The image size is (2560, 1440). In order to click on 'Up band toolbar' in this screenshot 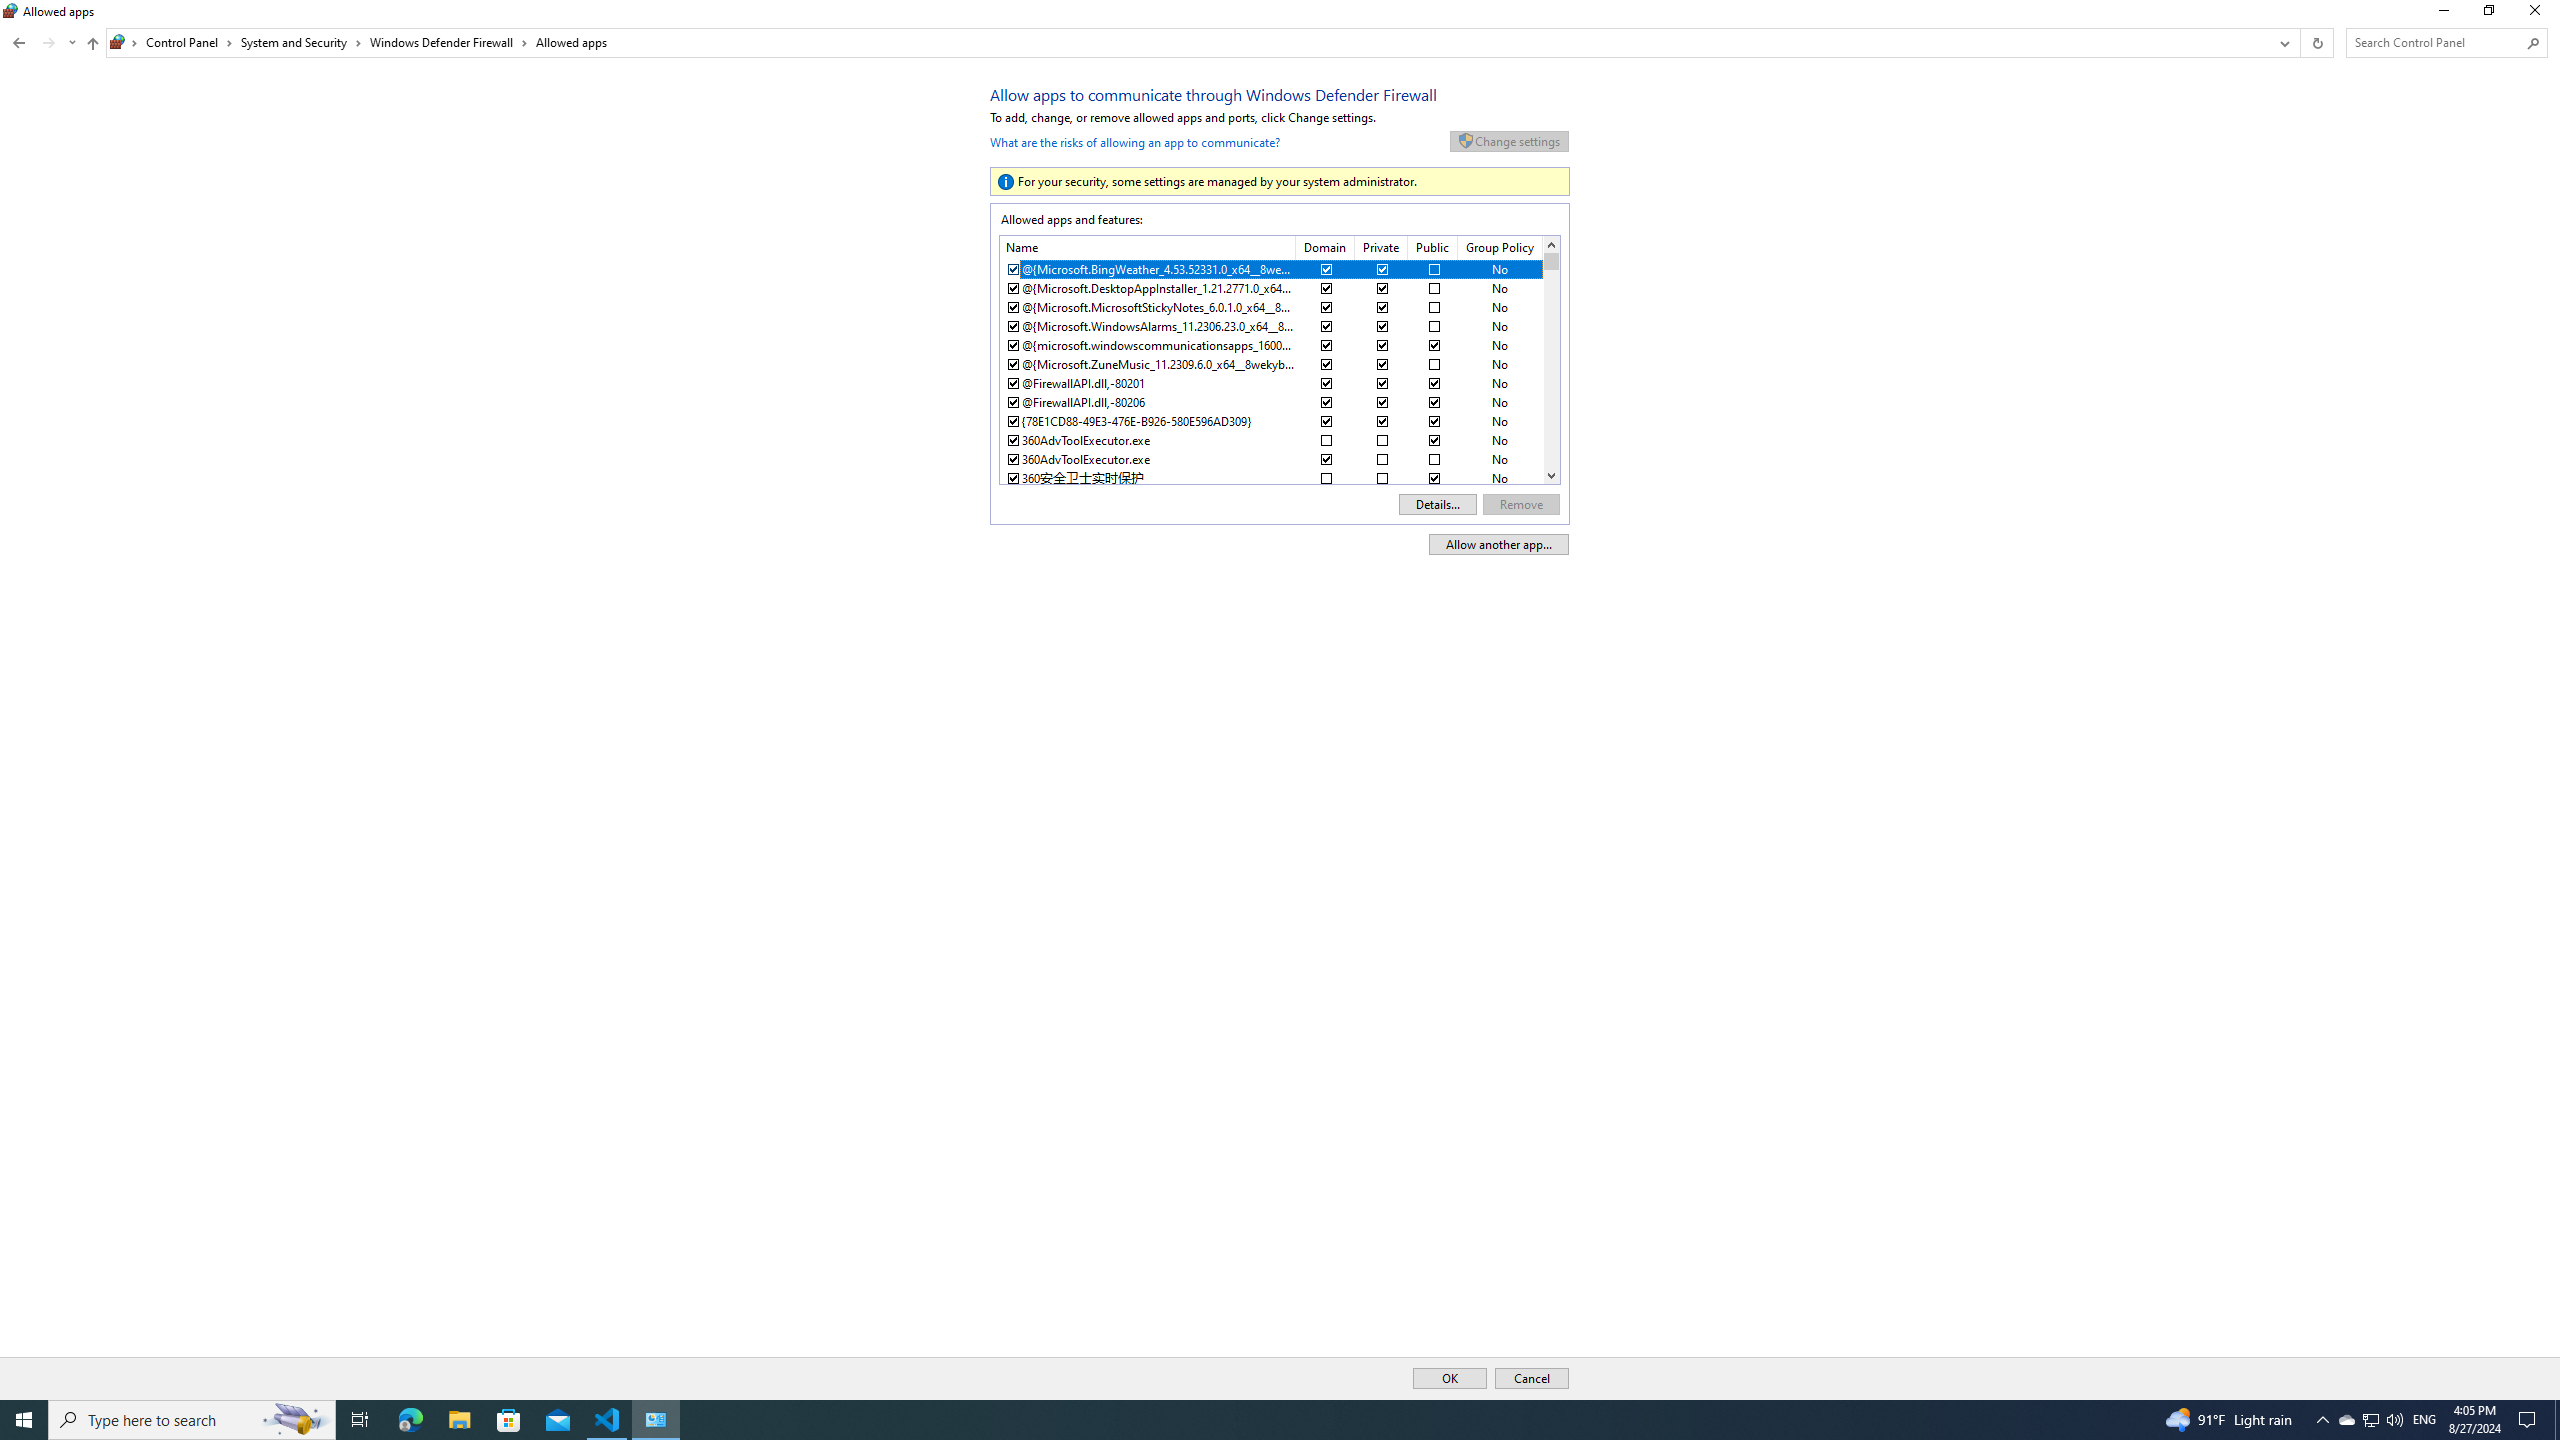, I will do `click(93, 45)`.